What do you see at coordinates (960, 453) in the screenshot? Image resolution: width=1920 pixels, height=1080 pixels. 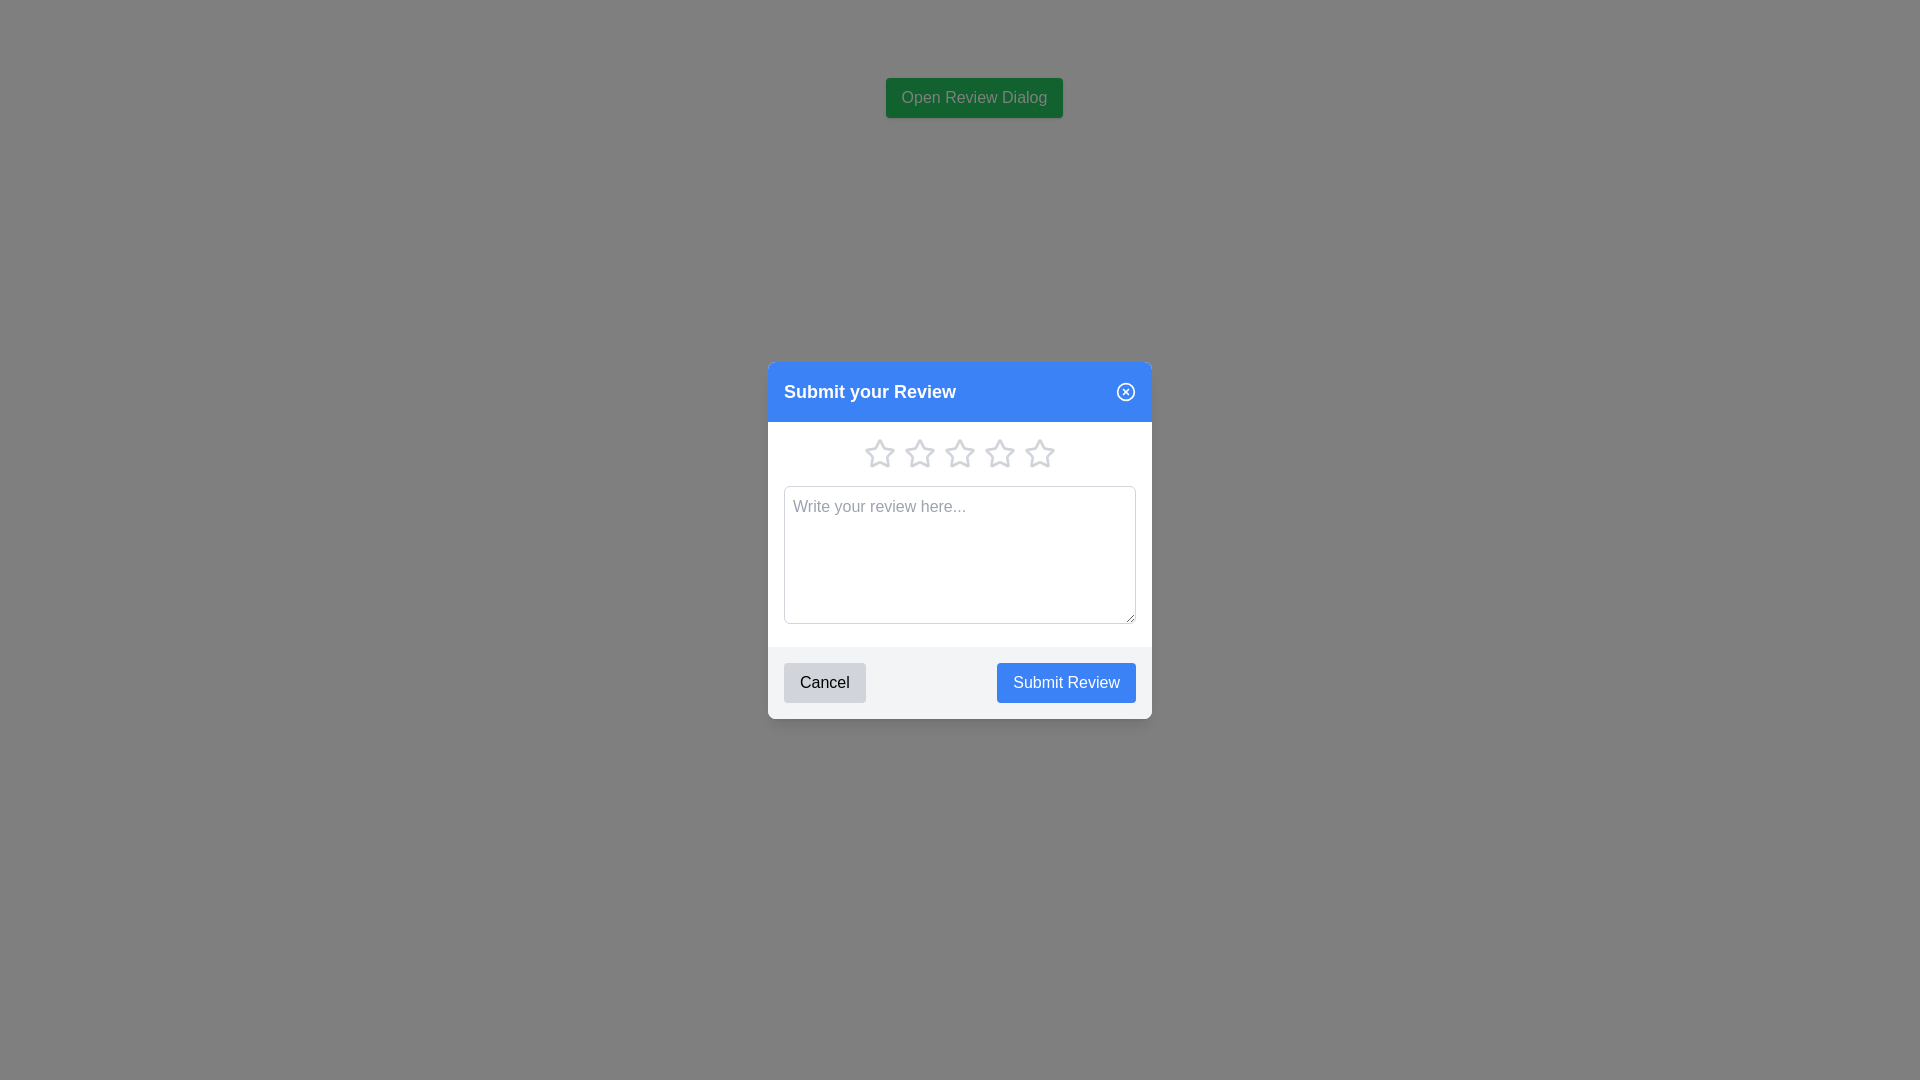 I see `the central star in the rating system located in the center of the modal dialog box, which allows users to select a rating value` at bounding box center [960, 453].